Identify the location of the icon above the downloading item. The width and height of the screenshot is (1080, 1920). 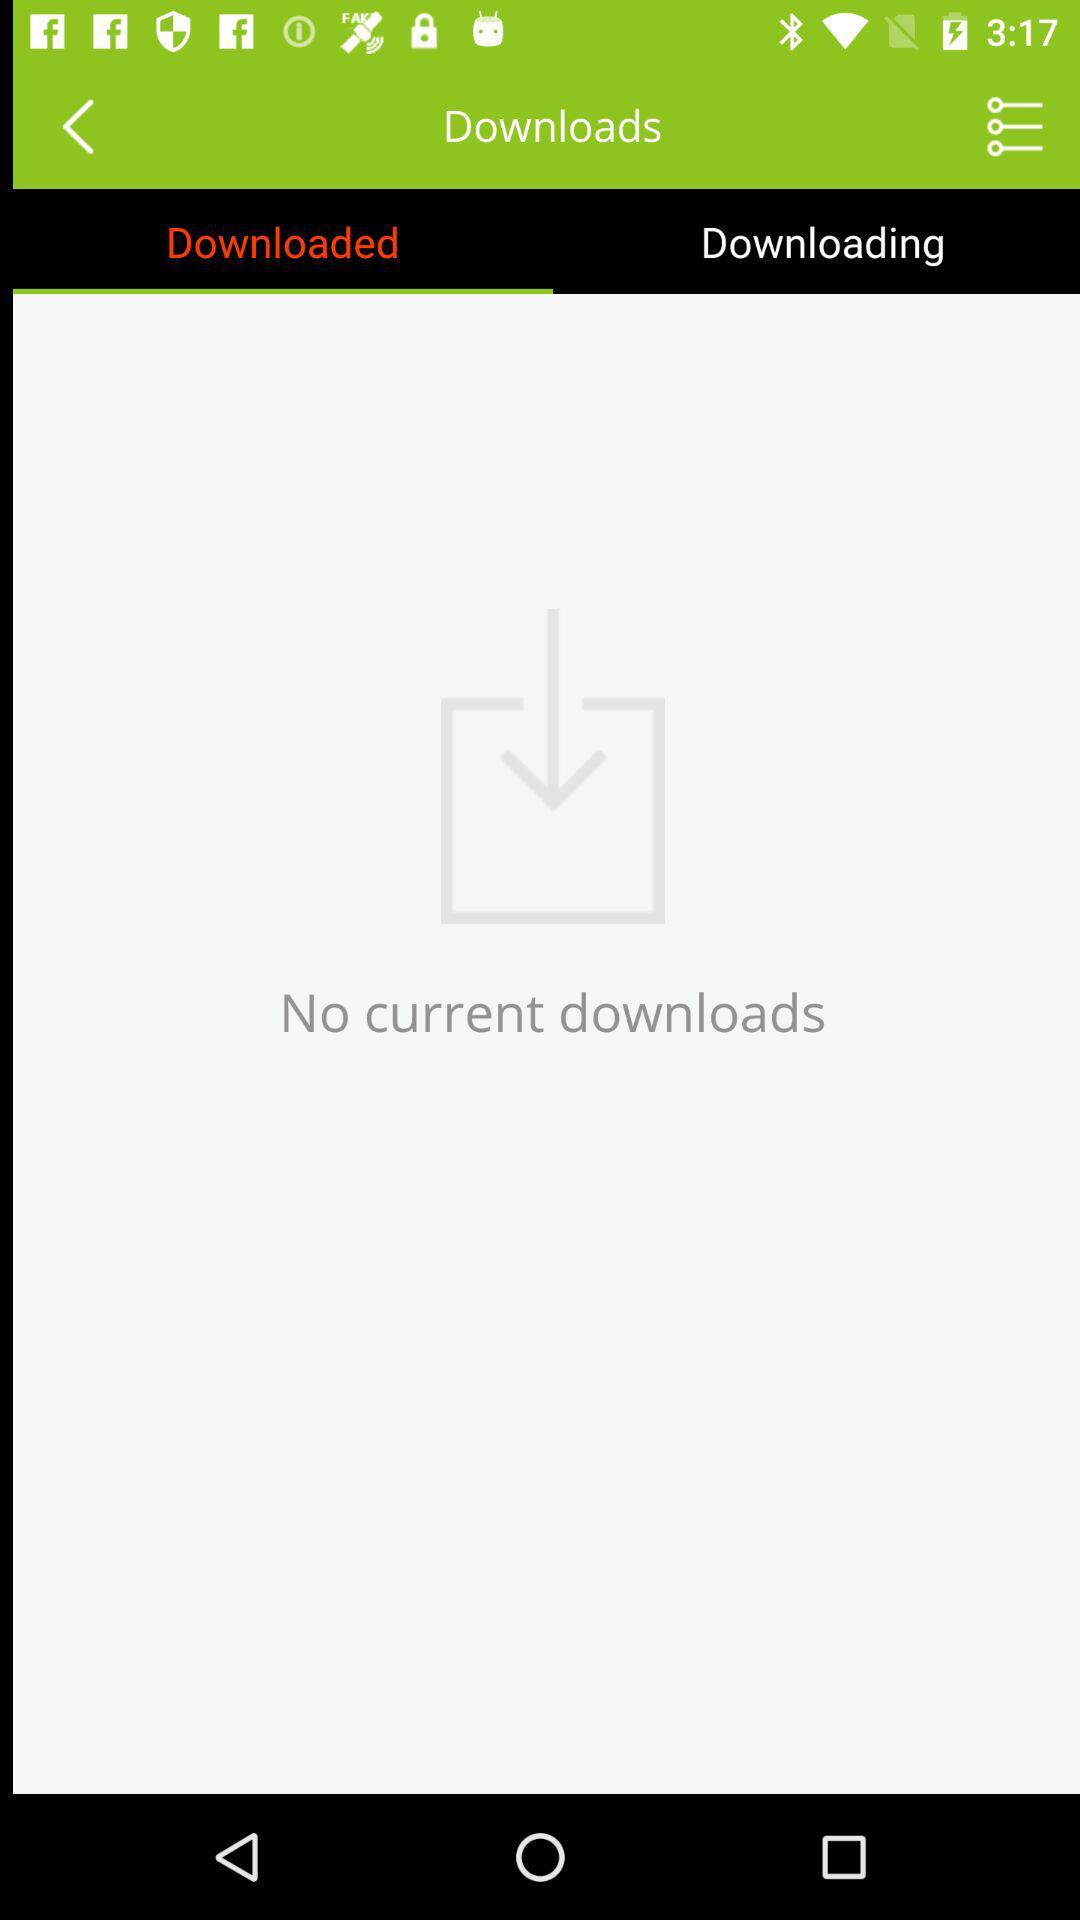
(1002, 124).